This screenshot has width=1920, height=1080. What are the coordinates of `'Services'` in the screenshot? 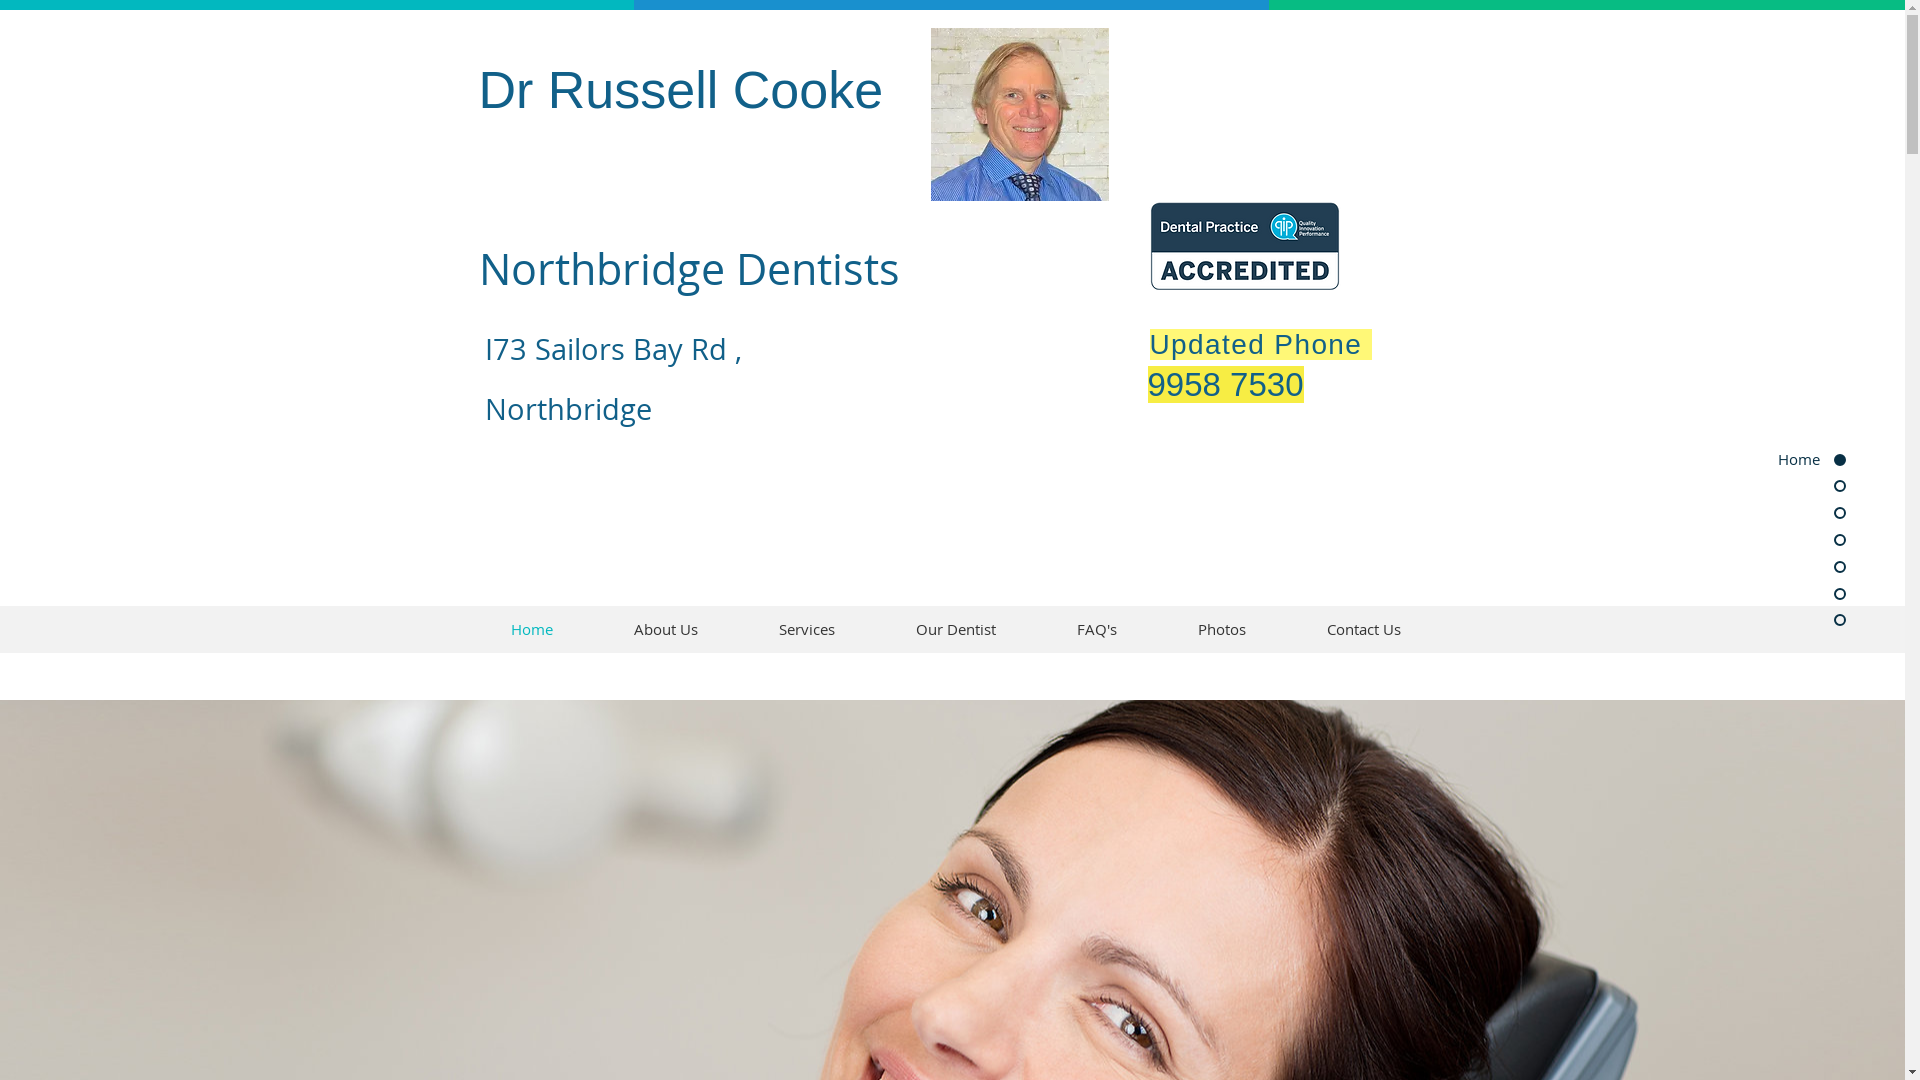 It's located at (806, 628).